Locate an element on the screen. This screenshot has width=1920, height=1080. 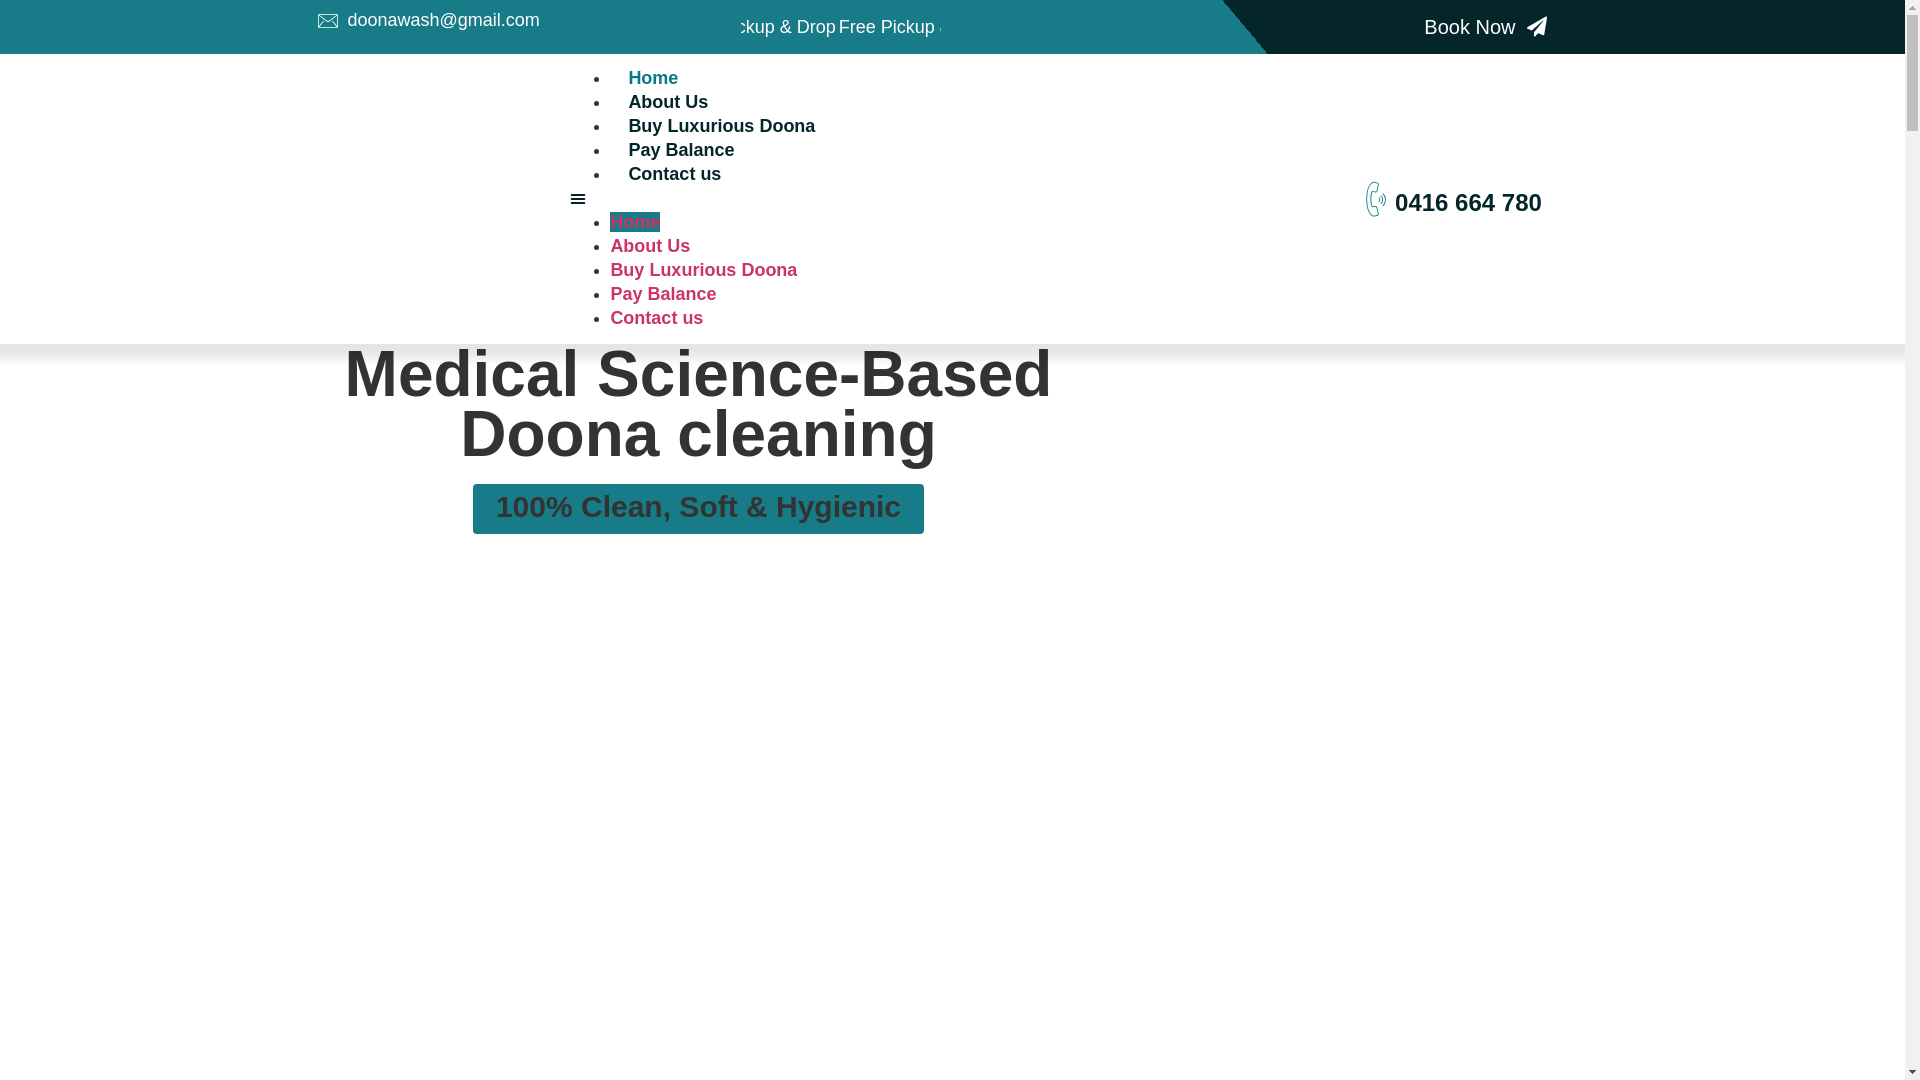
'Book Now' is located at coordinates (1485, 27).